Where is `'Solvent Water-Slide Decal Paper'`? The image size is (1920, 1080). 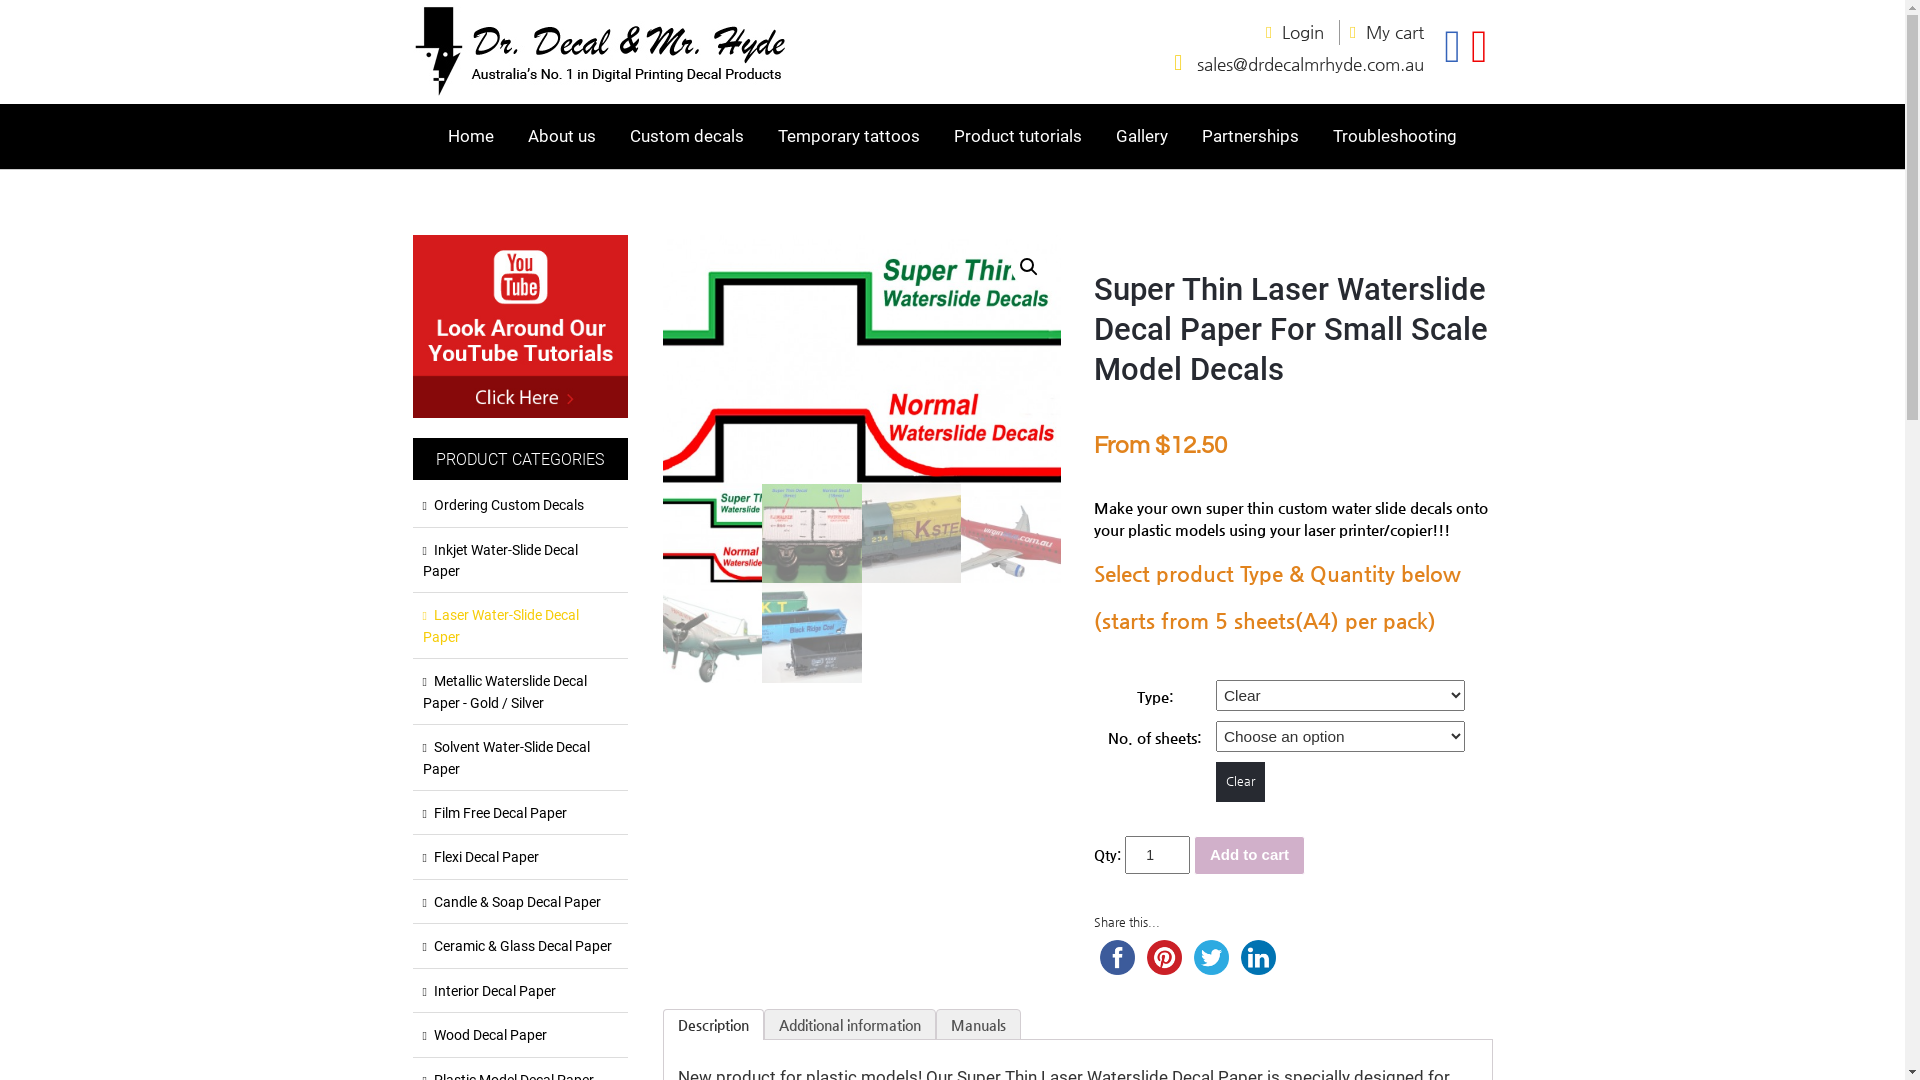
'Solvent Water-Slide Decal Paper' is located at coordinates (519, 758).